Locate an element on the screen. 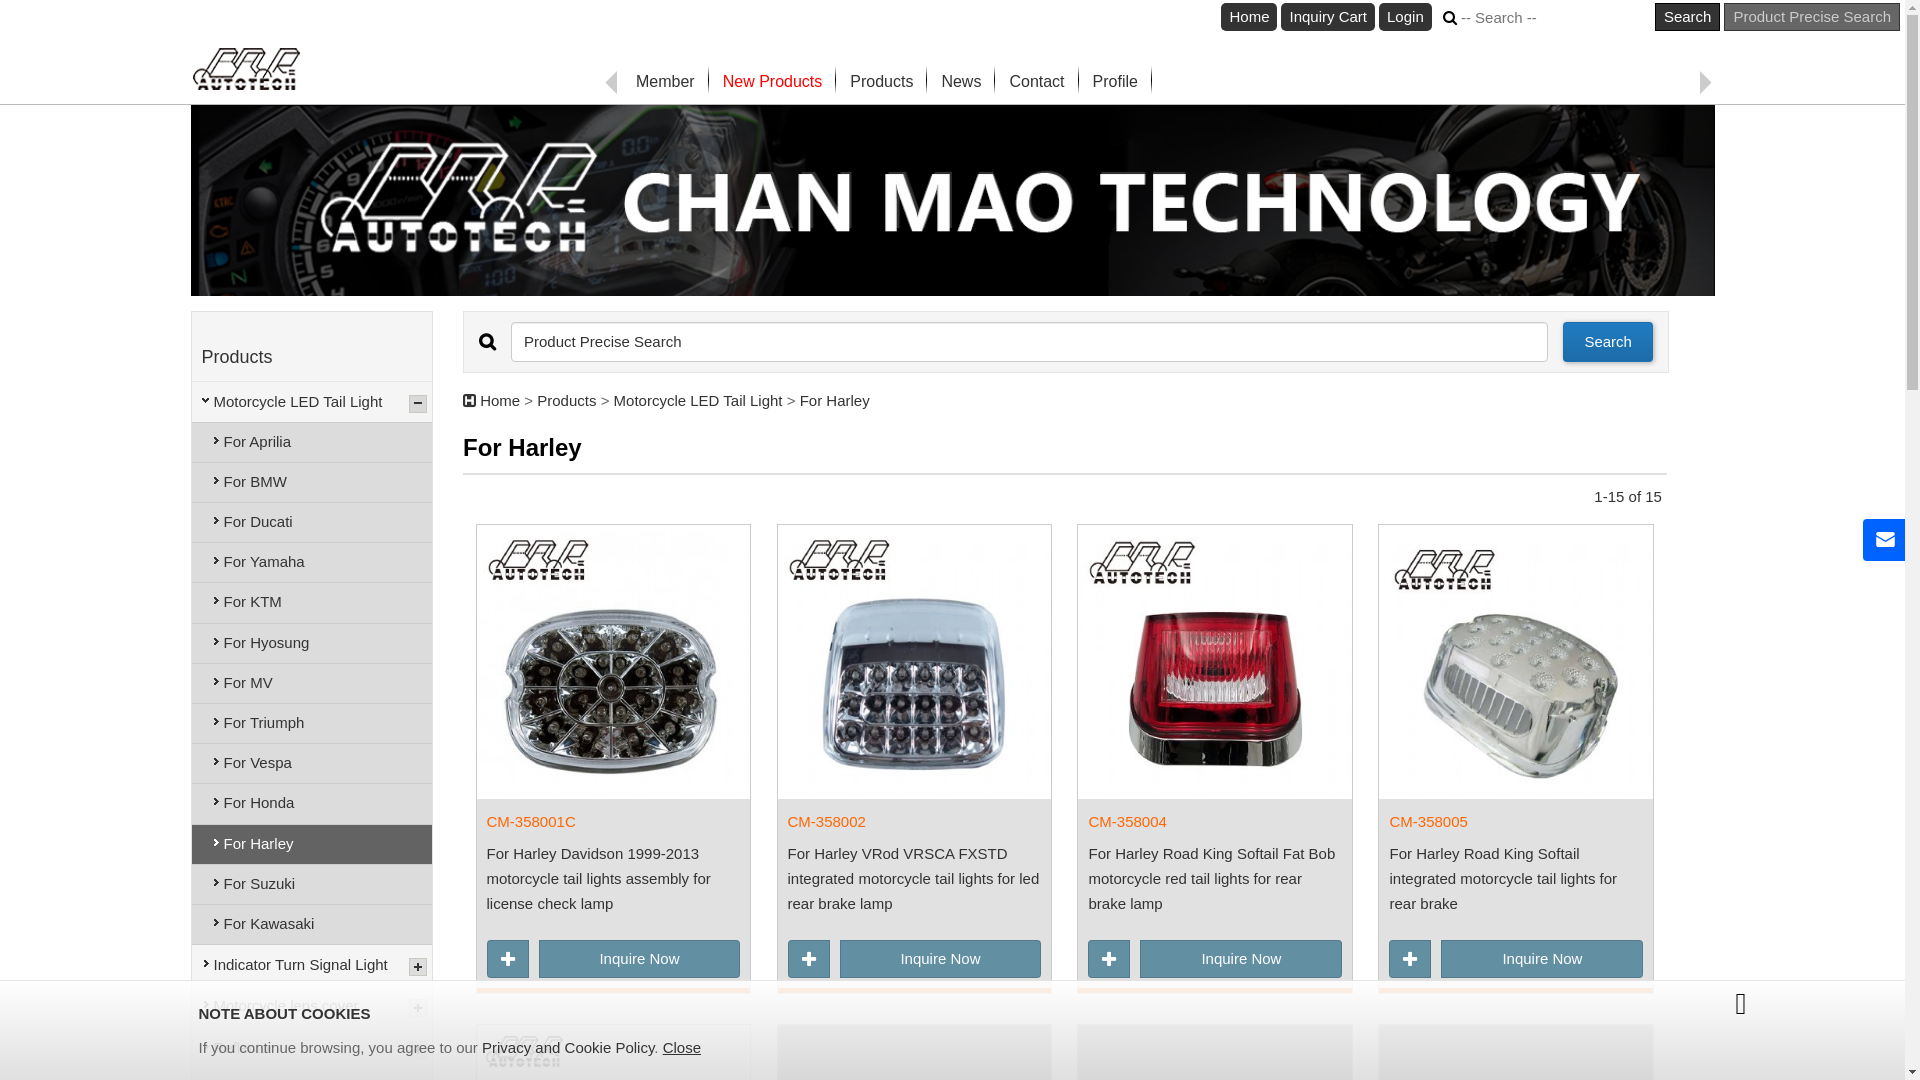  'Inquiry Cart' is located at coordinates (1281, 16).